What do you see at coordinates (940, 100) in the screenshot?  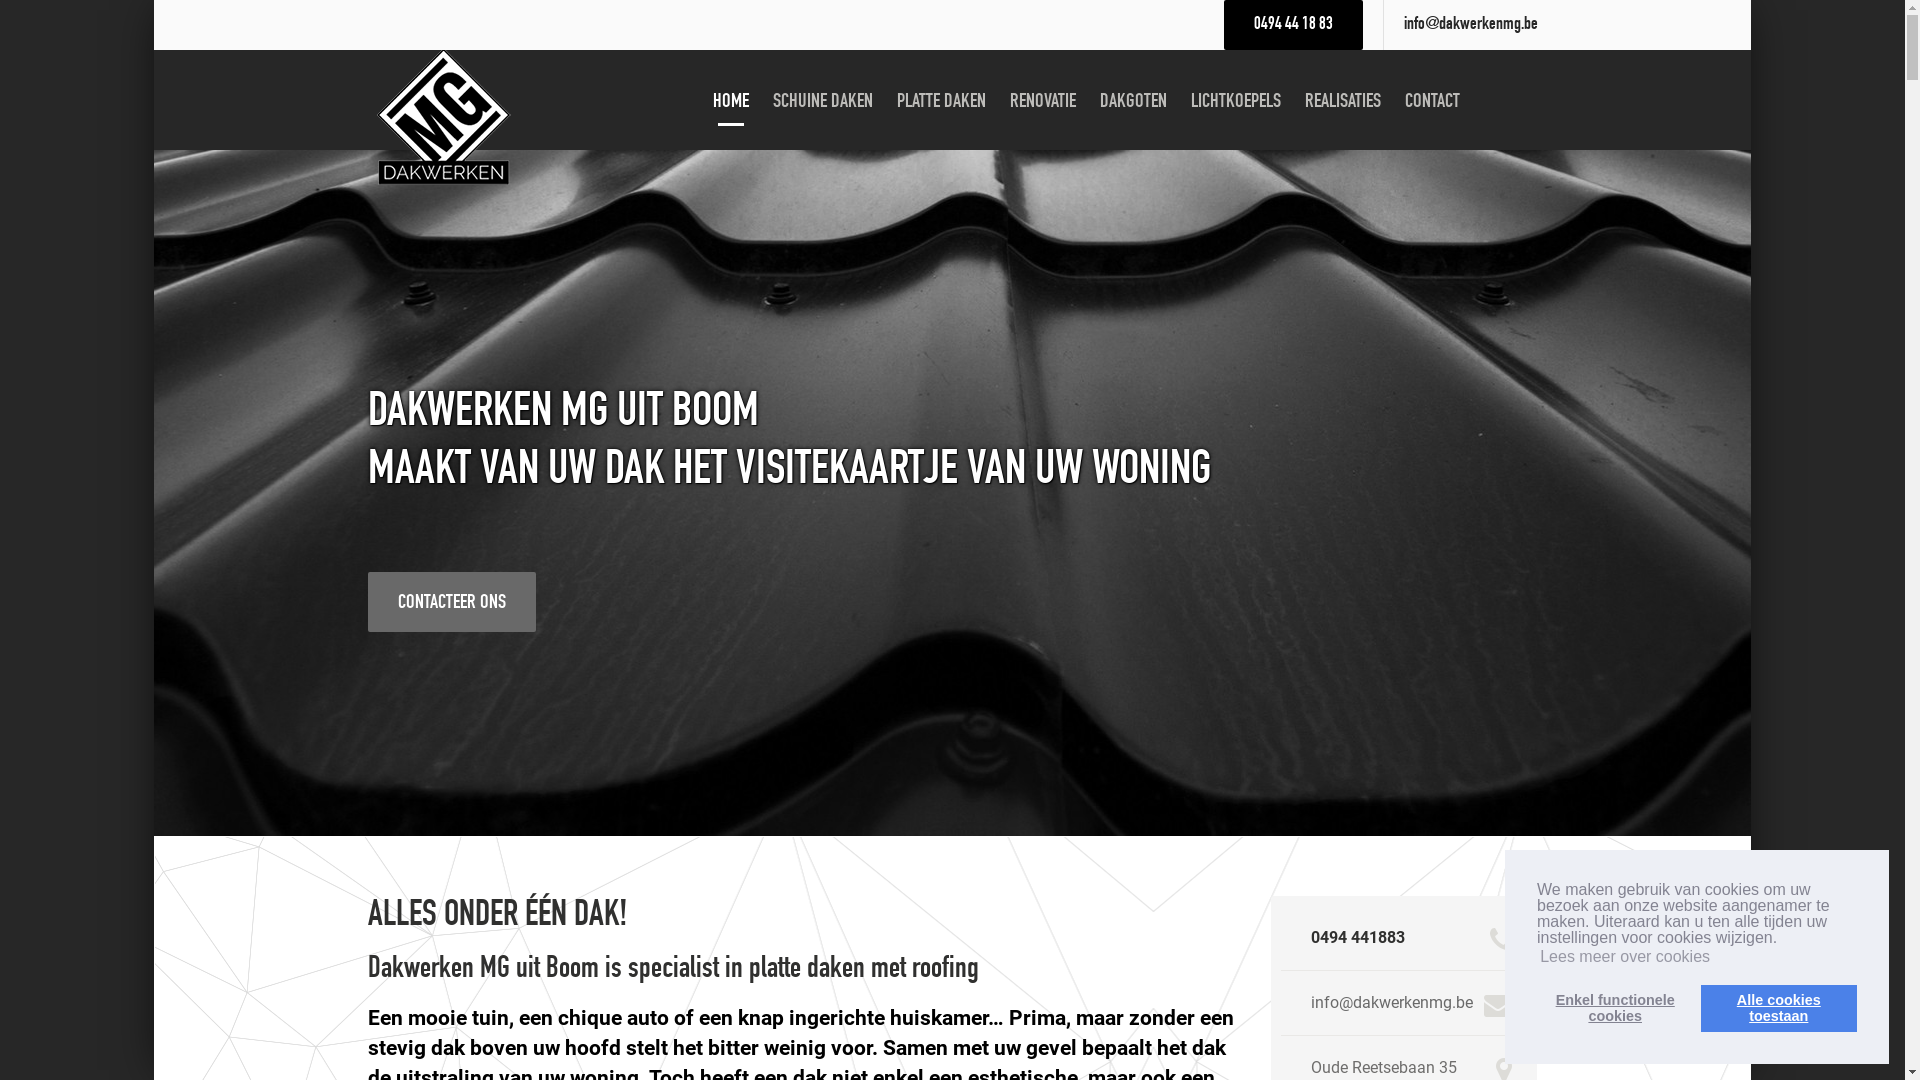 I see `'PLATTE DAKEN'` at bounding box center [940, 100].